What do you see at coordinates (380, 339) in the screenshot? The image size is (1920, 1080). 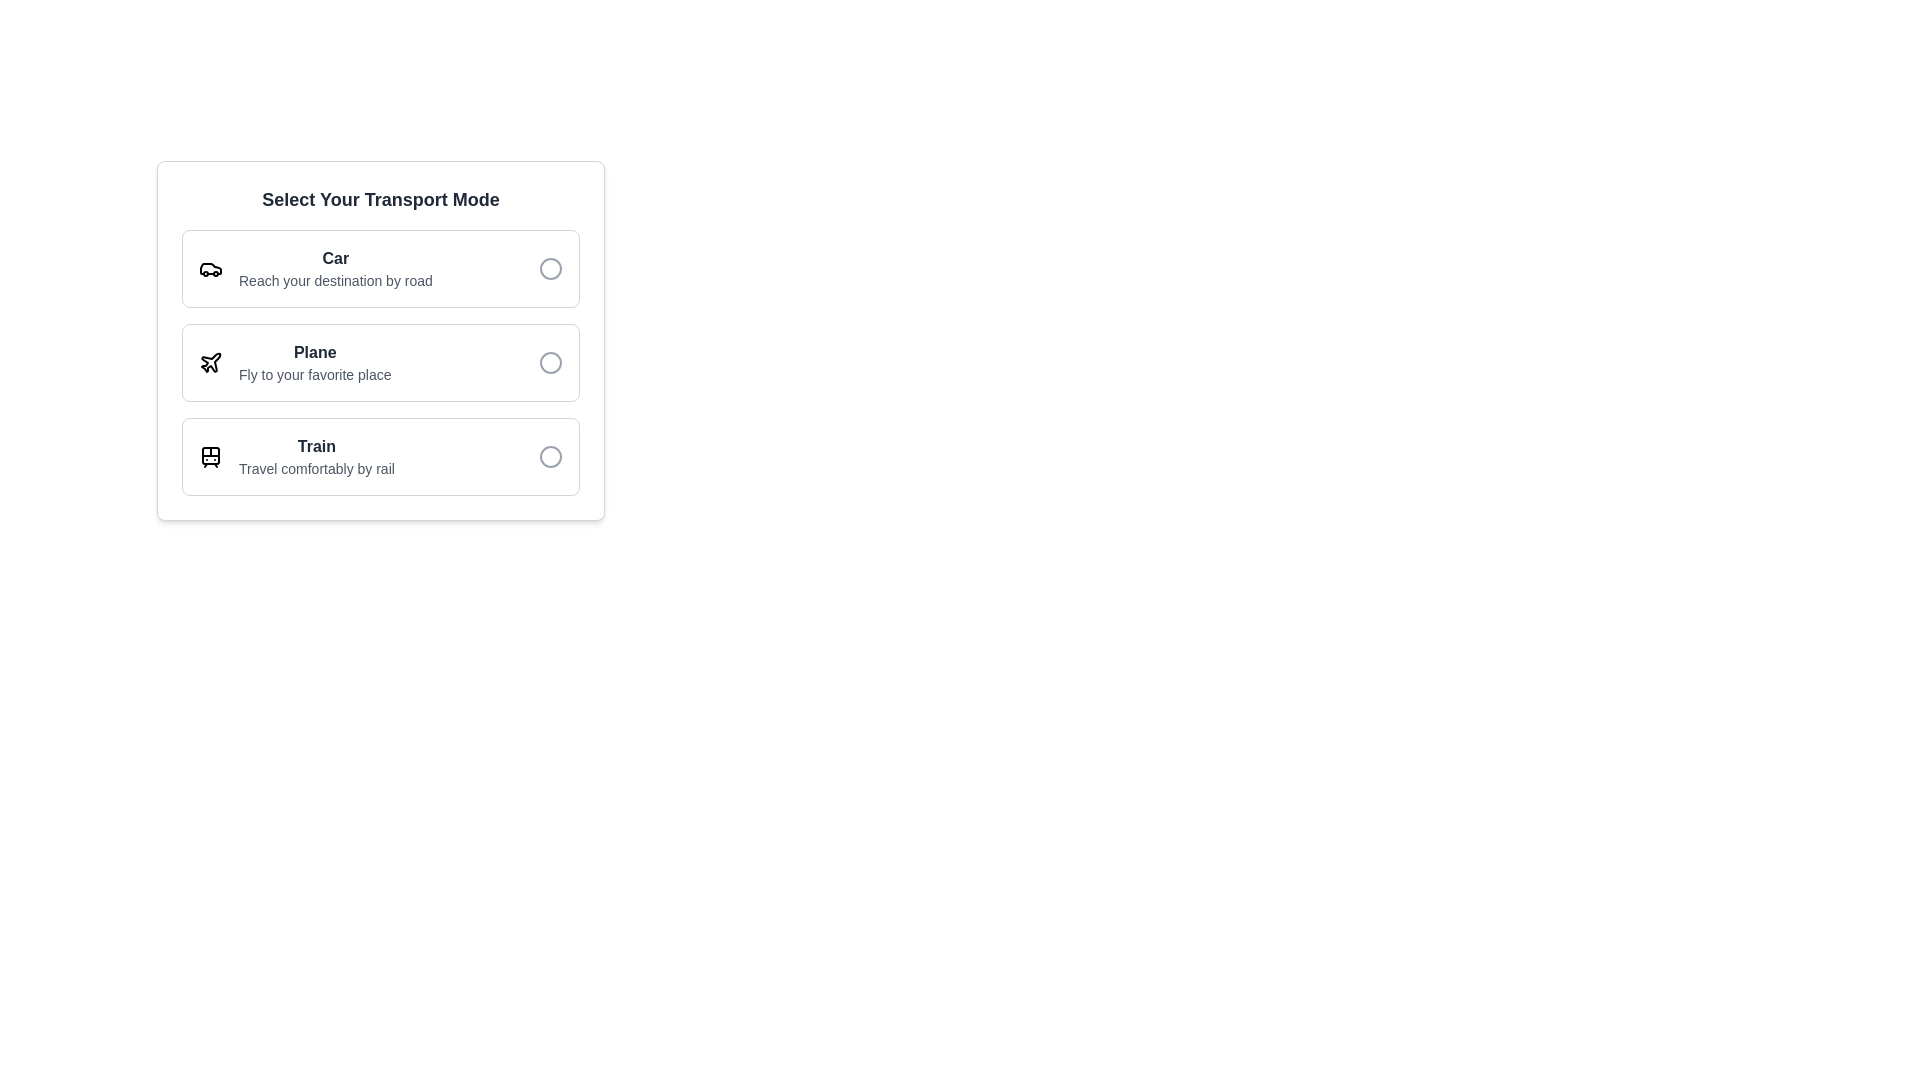 I see `the 'Plane' option in the transport selection interface` at bounding box center [380, 339].